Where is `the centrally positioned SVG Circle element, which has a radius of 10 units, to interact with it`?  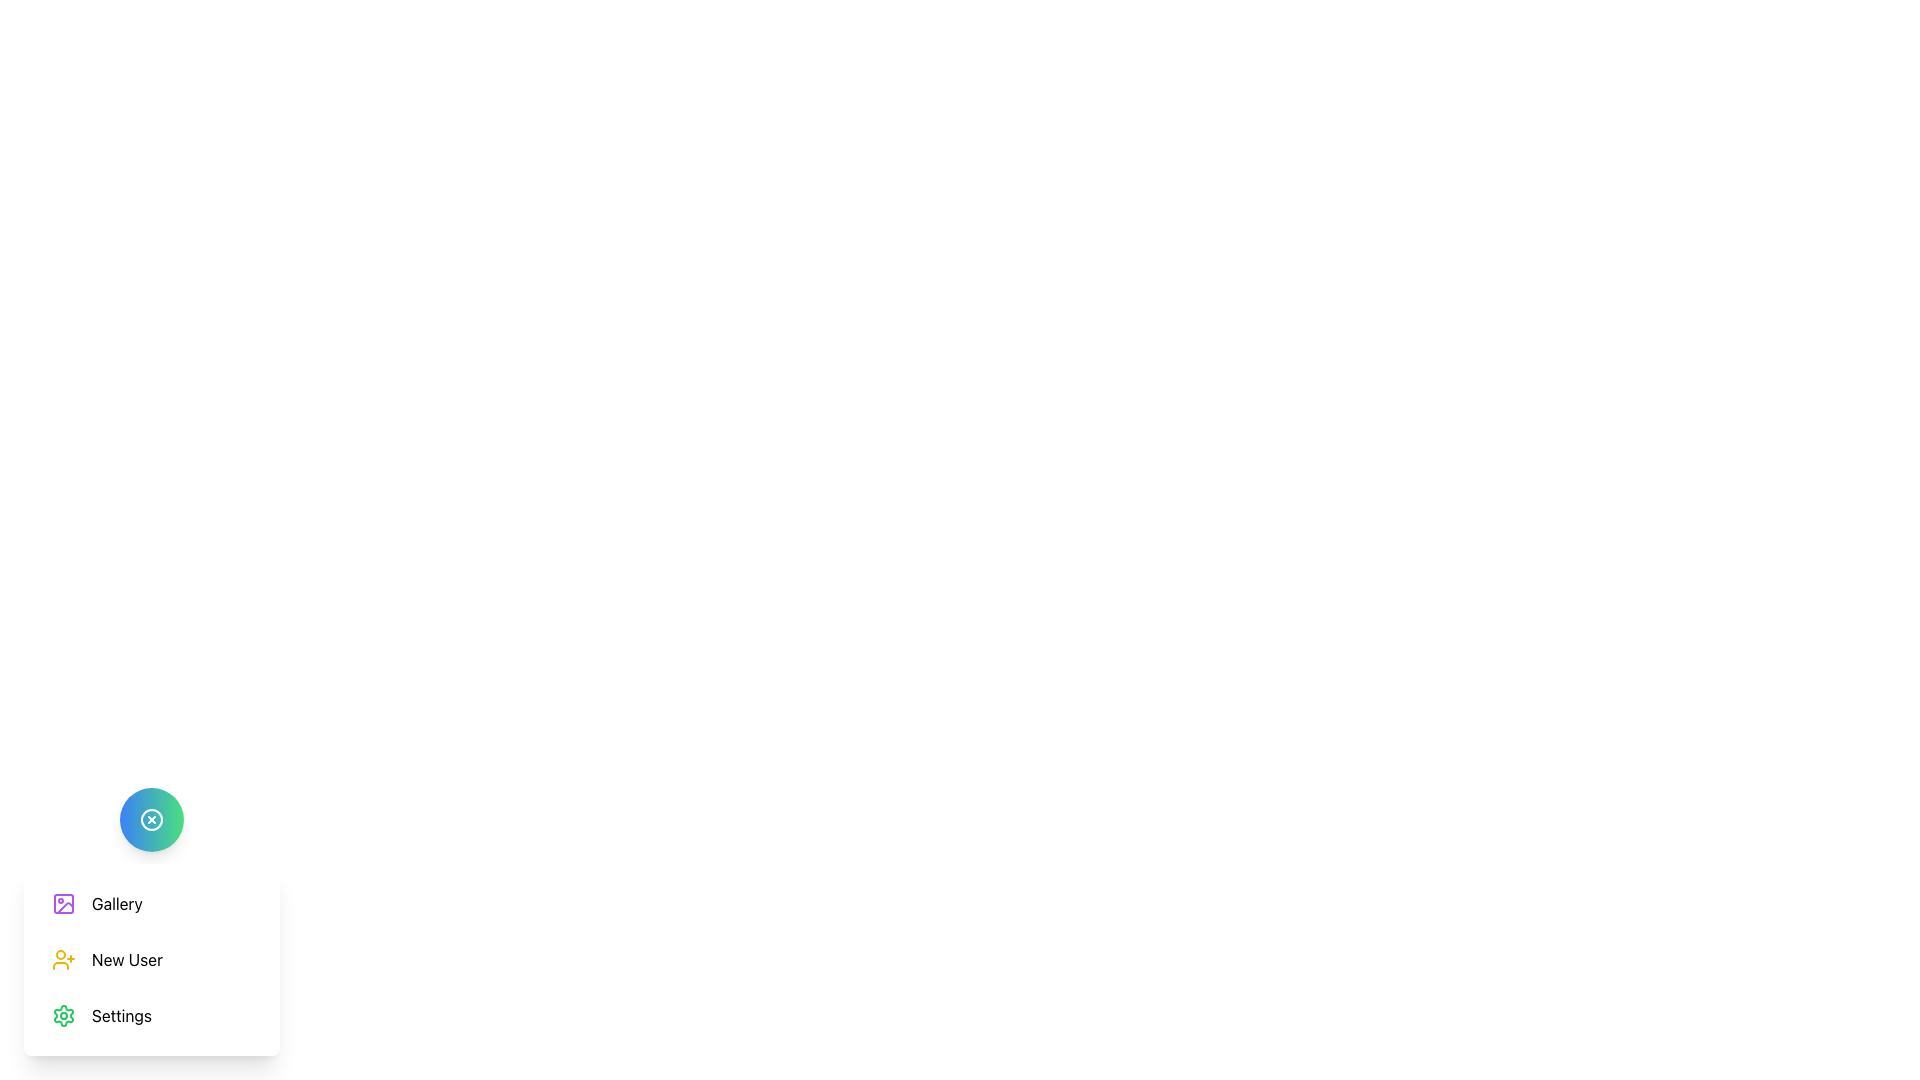
the centrally positioned SVG Circle element, which has a radius of 10 units, to interact with it is located at coordinates (151, 820).